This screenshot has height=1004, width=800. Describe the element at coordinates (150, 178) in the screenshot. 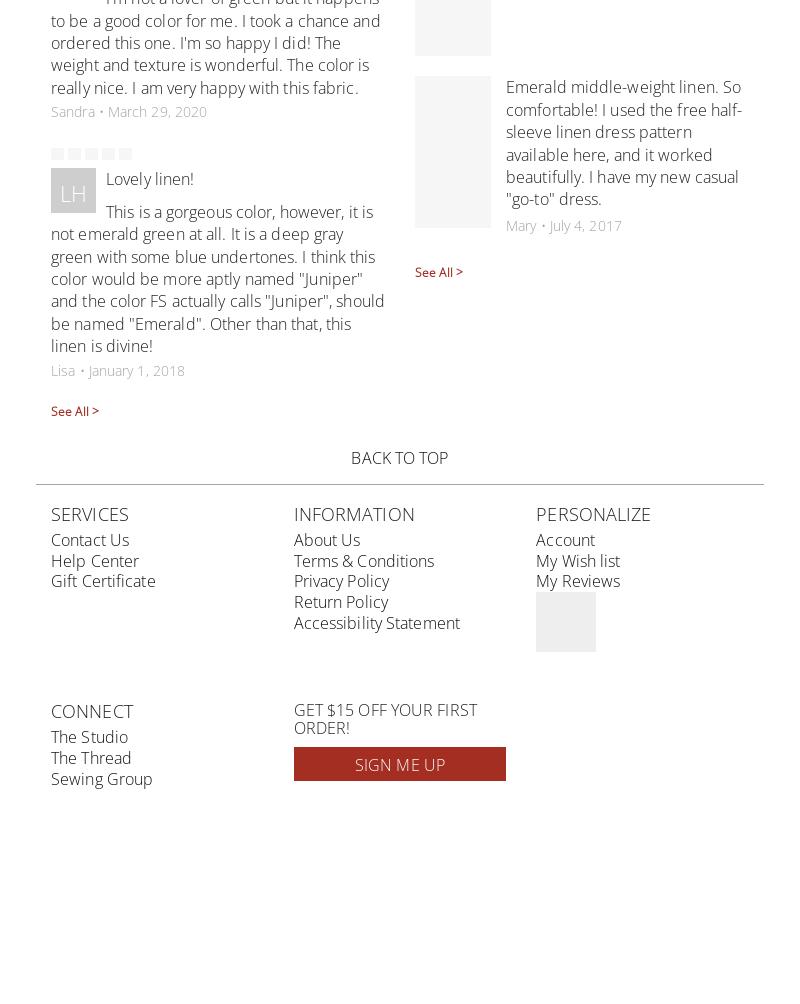

I see `'Lovely linen!'` at that location.